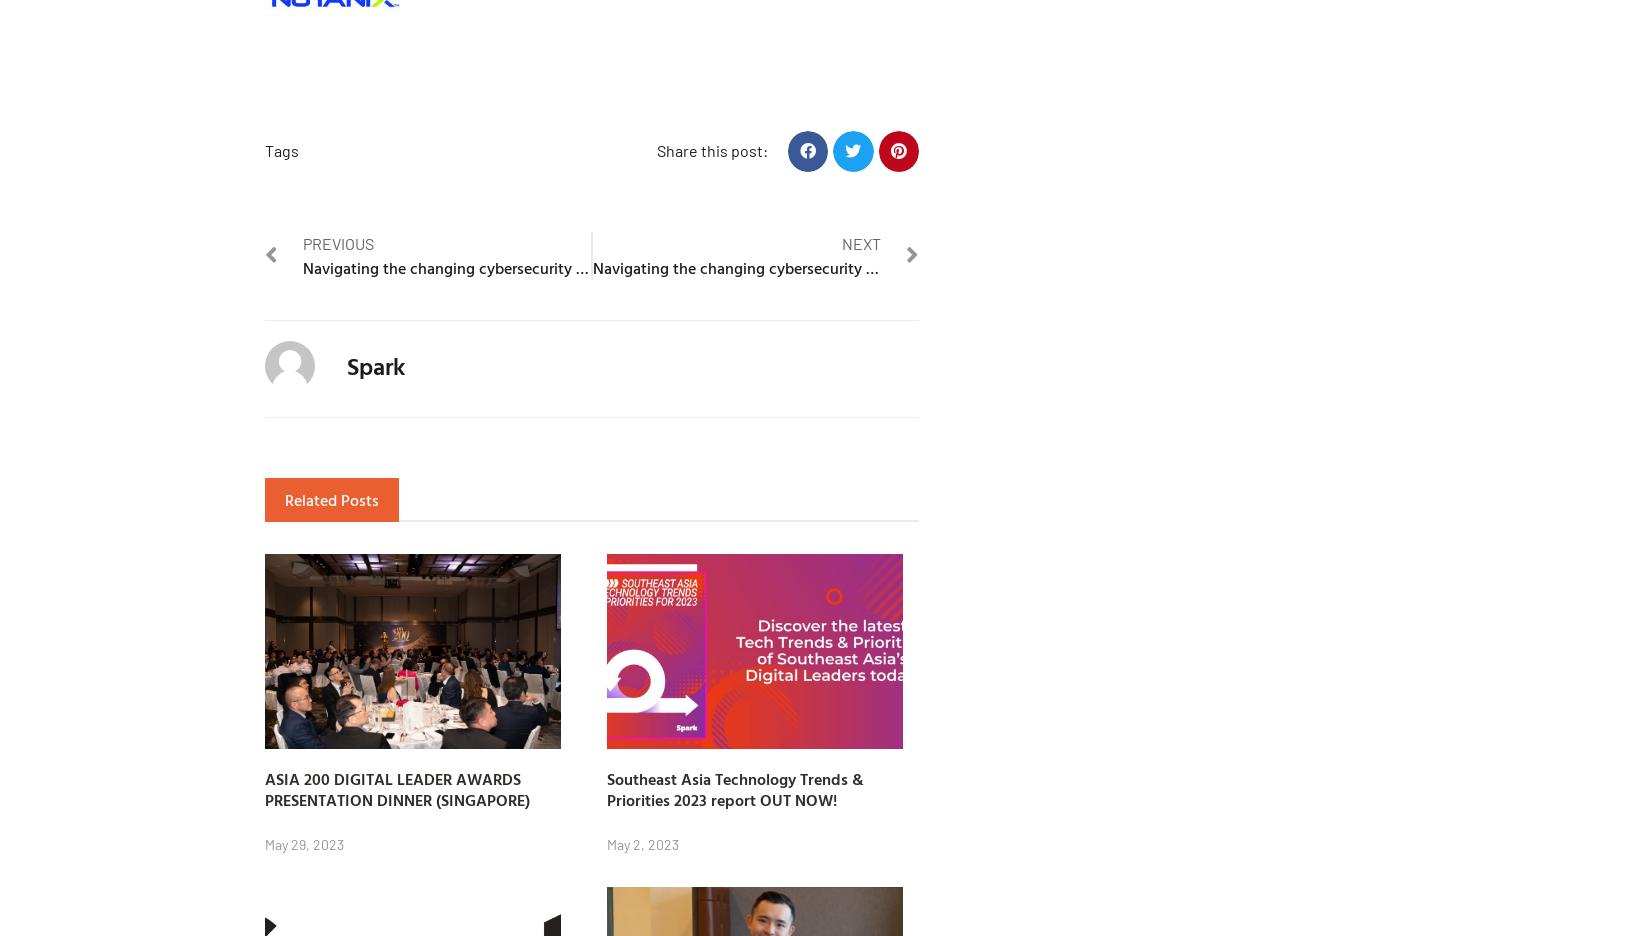  I want to click on 'Next', so click(861, 241).